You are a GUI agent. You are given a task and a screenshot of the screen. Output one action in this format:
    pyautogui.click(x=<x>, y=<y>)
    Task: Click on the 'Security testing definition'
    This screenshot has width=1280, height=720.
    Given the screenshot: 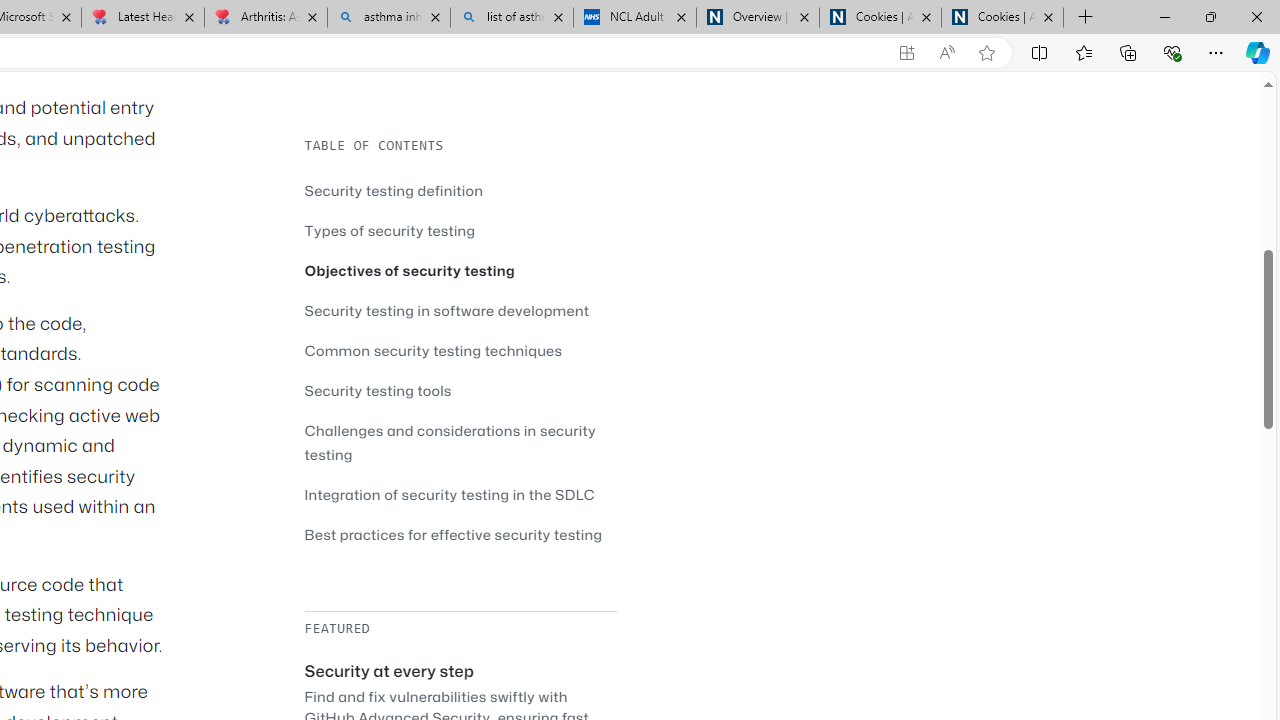 What is the action you would take?
    pyautogui.click(x=394, y=190)
    